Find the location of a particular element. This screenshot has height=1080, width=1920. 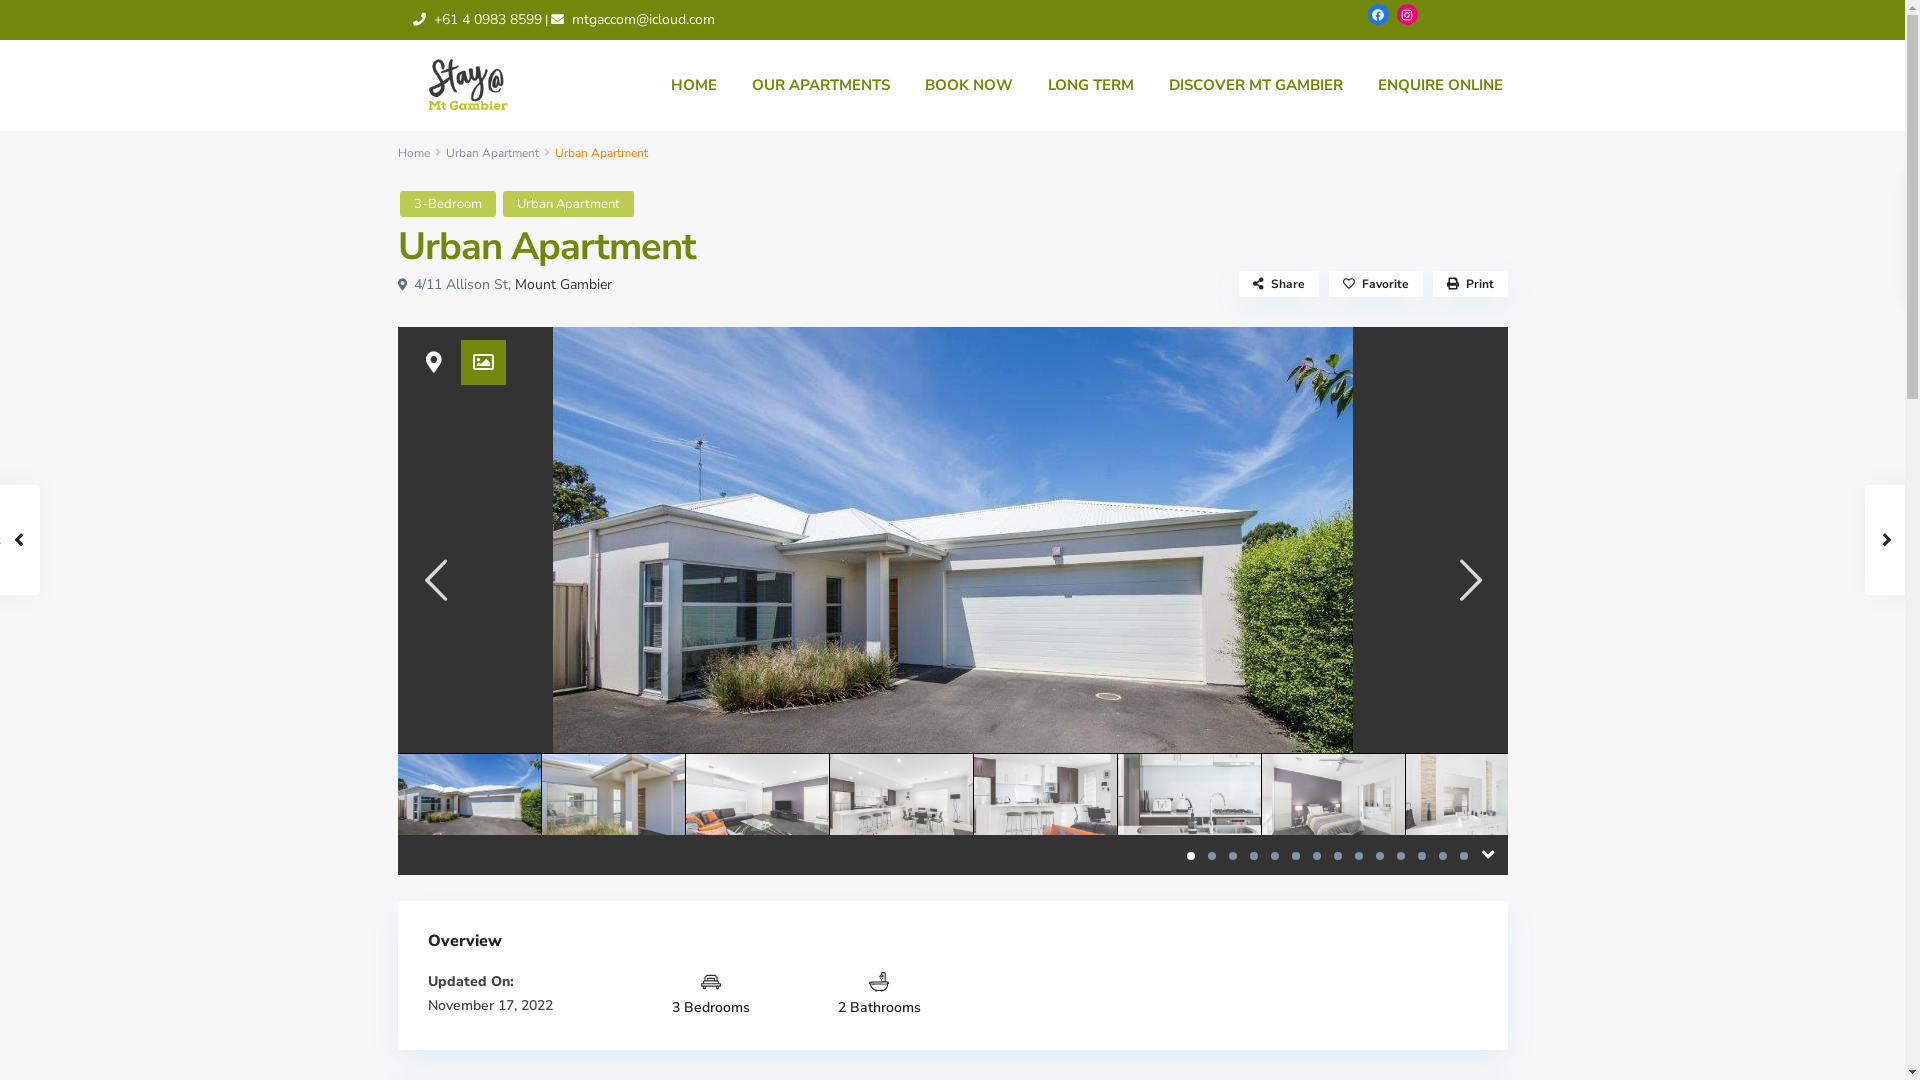

'Urban Apartment' is located at coordinates (566, 204).